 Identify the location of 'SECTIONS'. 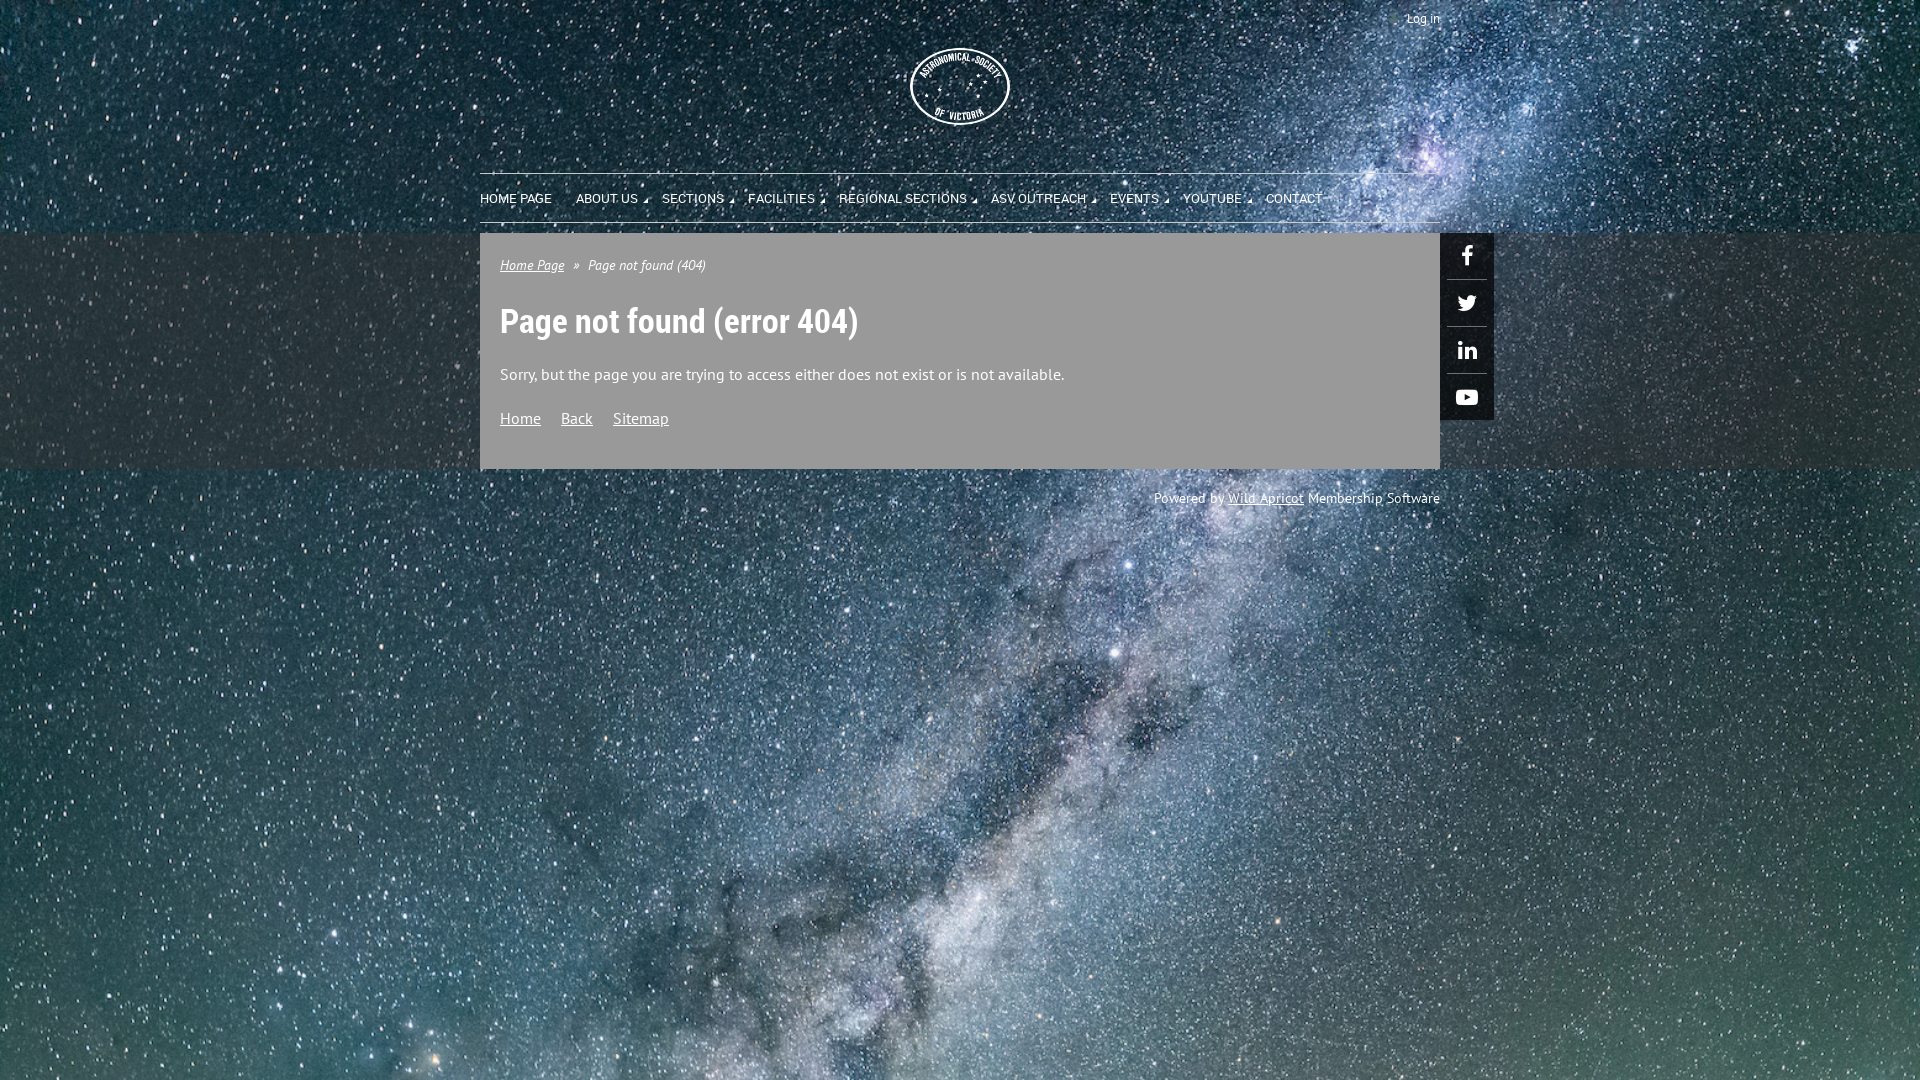
(705, 195).